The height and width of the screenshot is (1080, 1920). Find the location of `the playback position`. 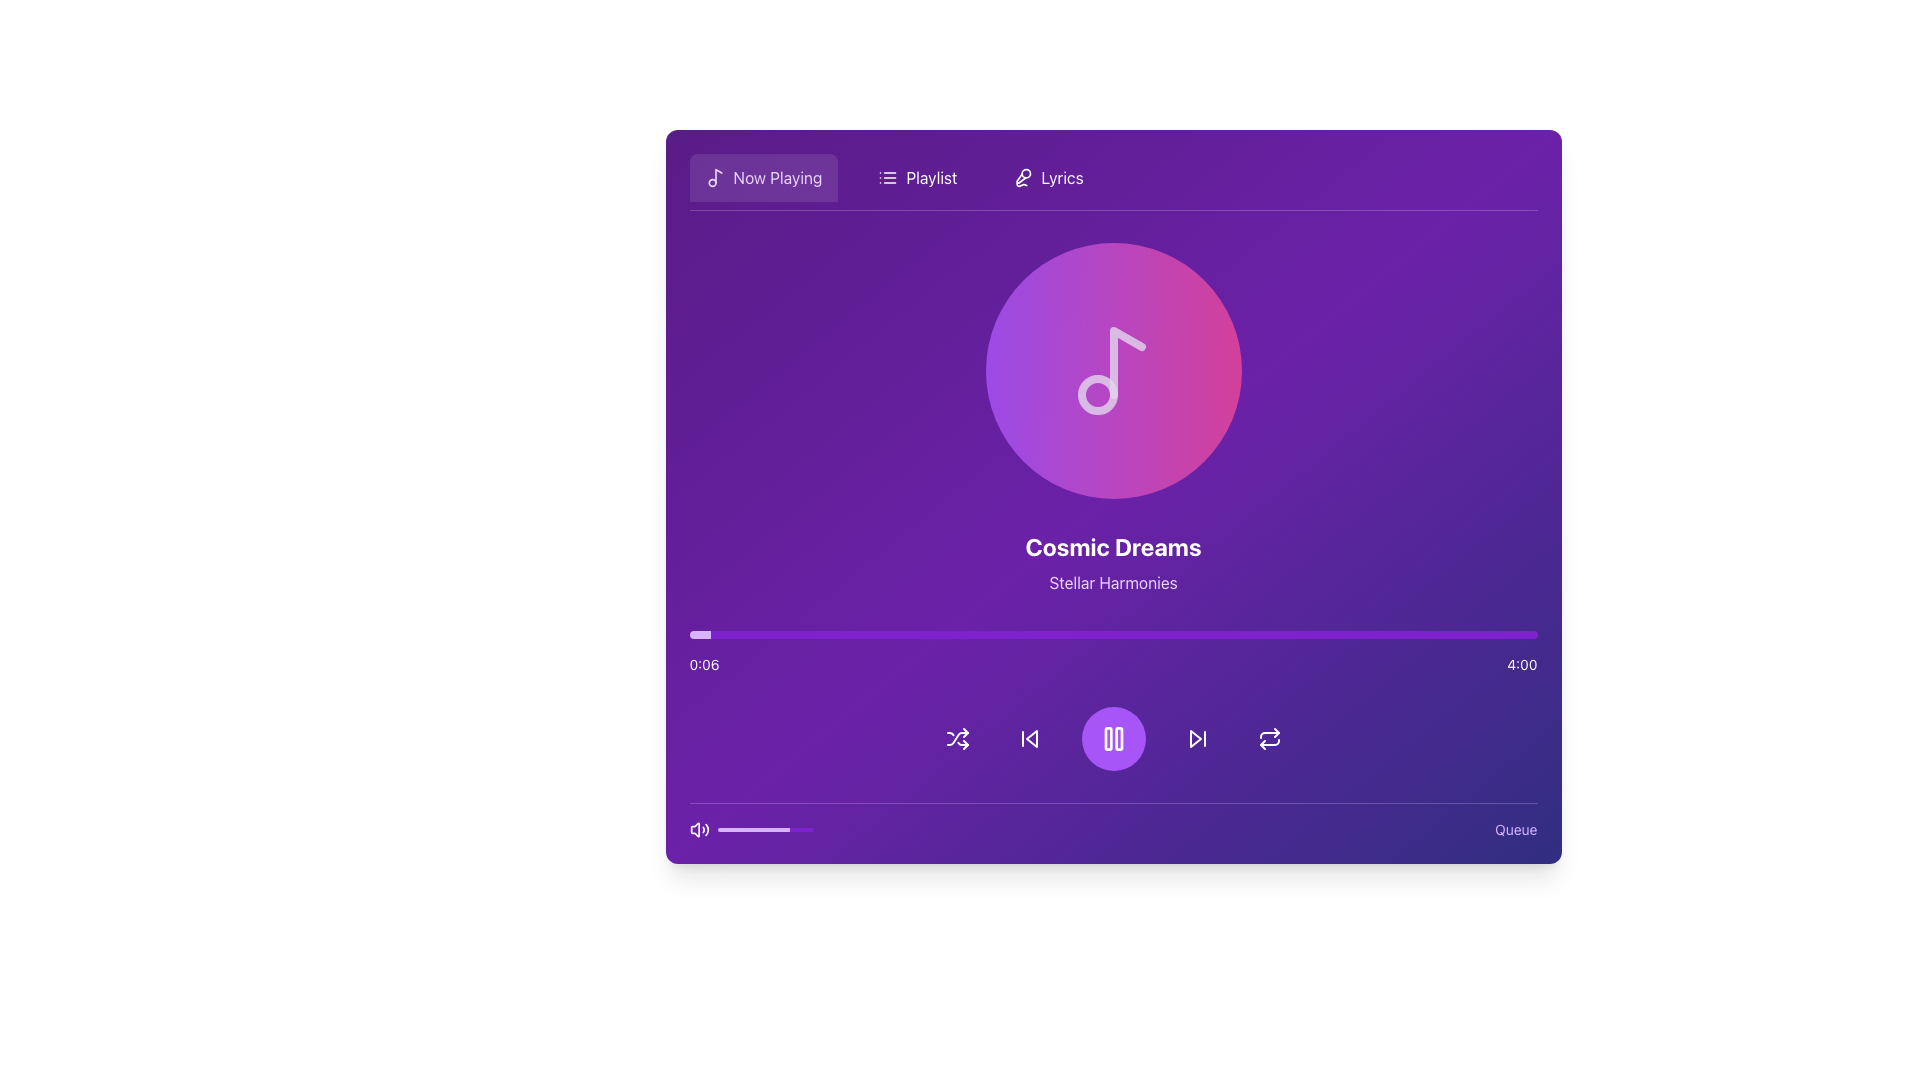

the playback position is located at coordinates (806, 635).